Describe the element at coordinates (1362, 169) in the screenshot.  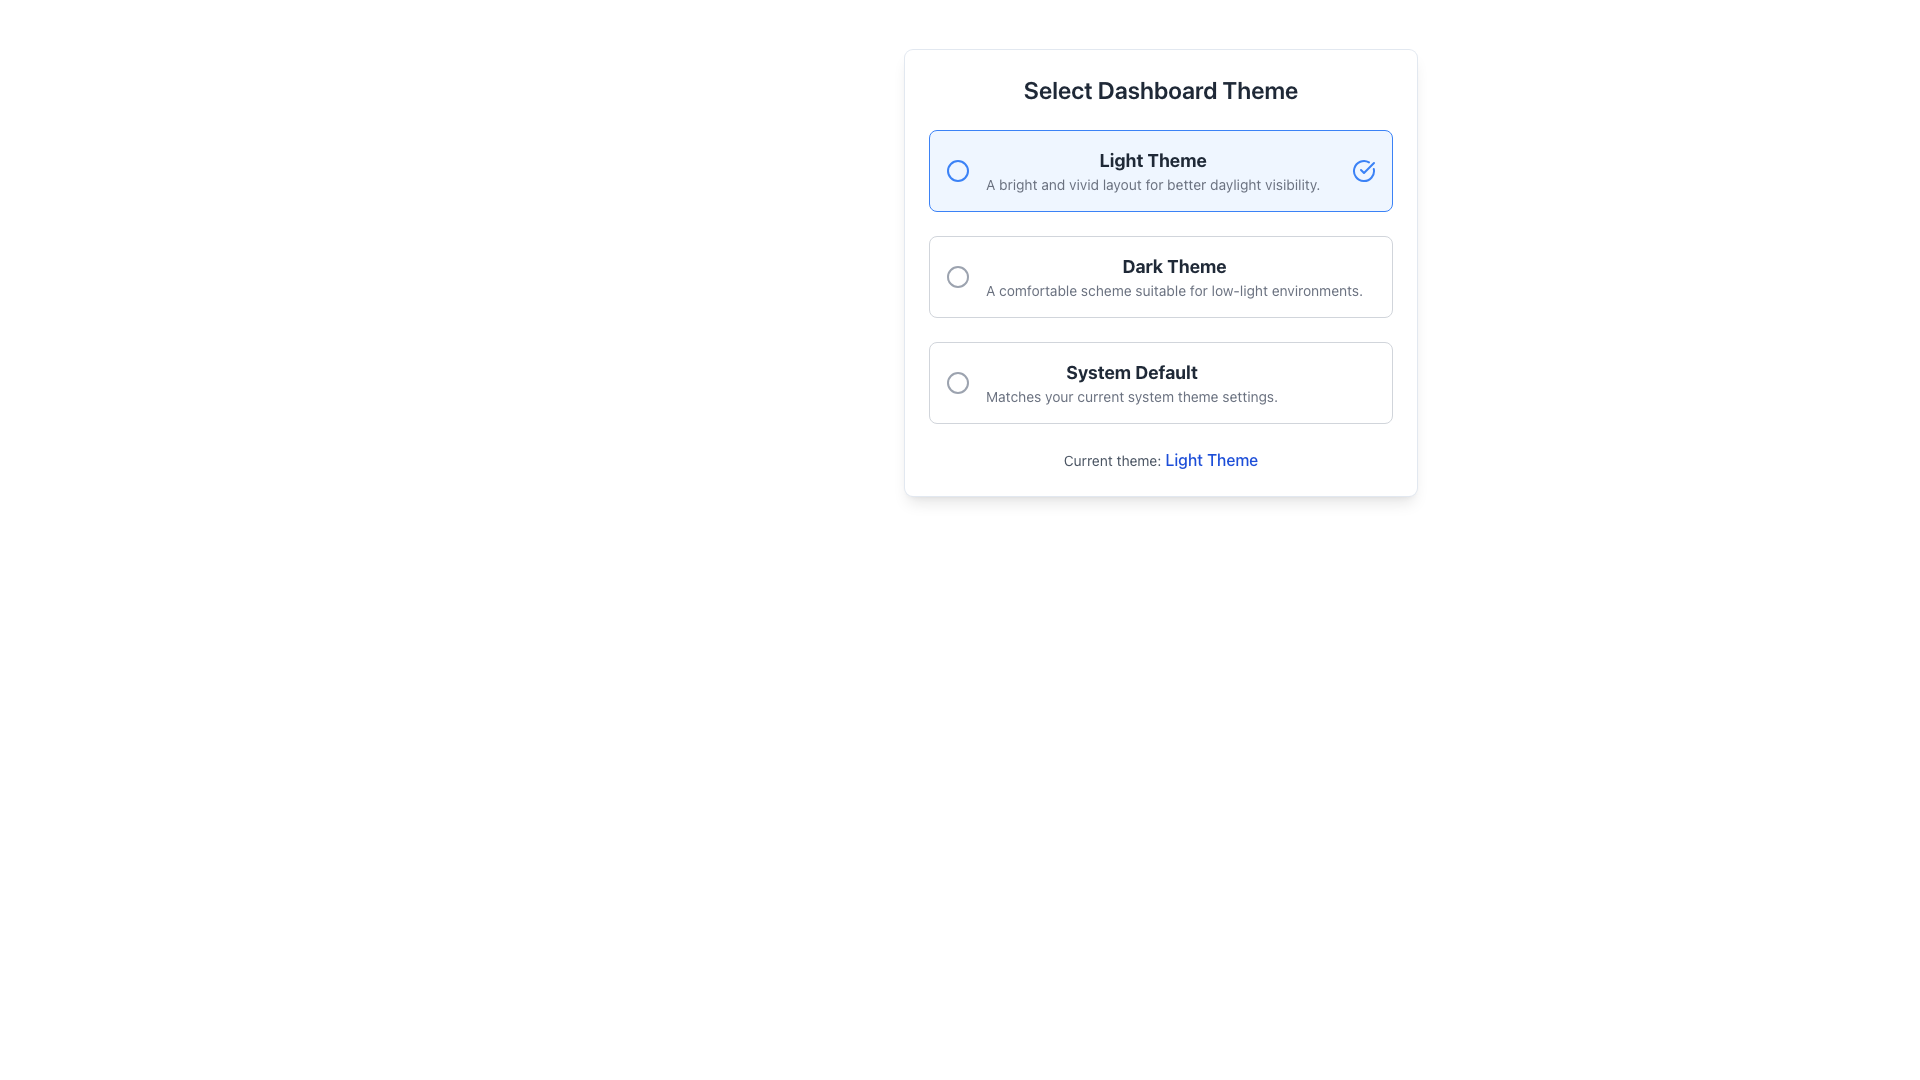
I see `the indicator icon for the 'Light Theme' option, which is positioned on the right side of the corresponding text in the selectable themes section` at that location.